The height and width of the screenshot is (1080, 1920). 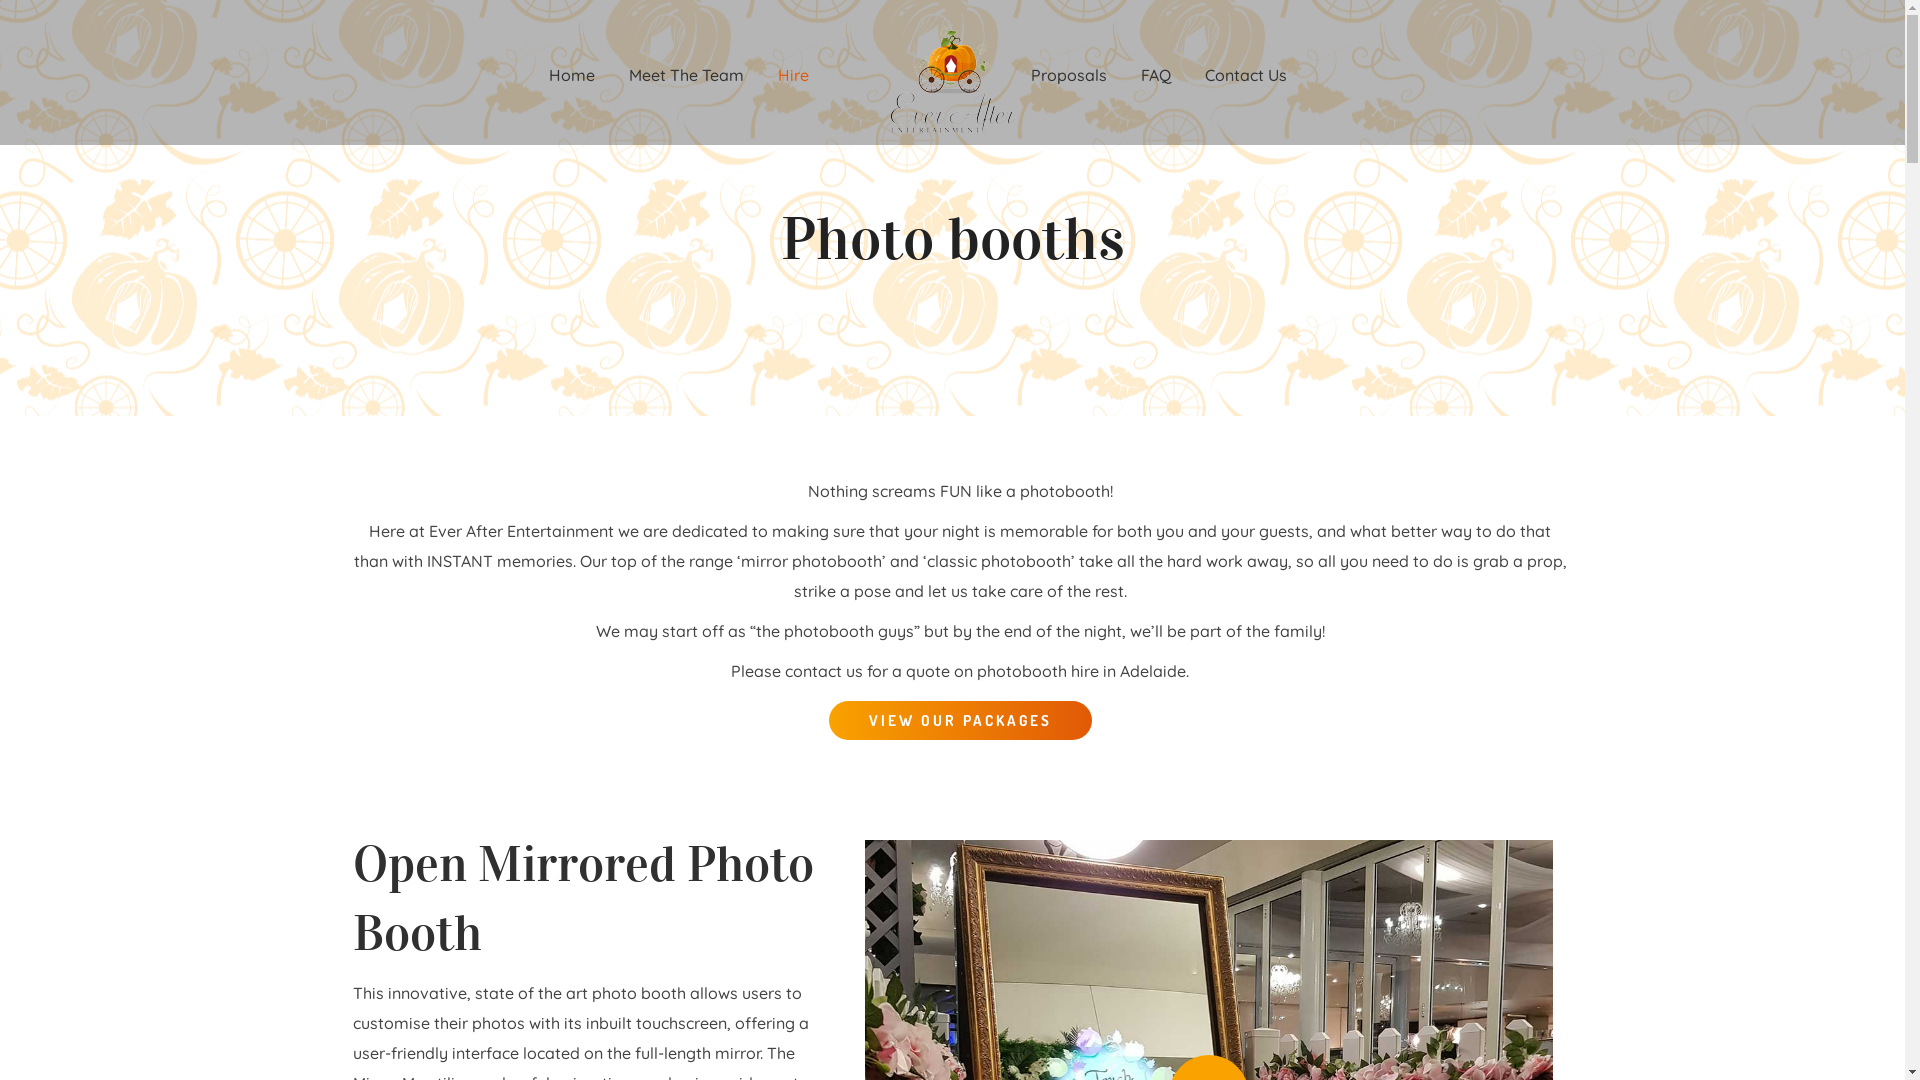 What do you see at coordinates (570, 73) in the screenshot?
I see `'Home'` at bounding box center [570, 73].